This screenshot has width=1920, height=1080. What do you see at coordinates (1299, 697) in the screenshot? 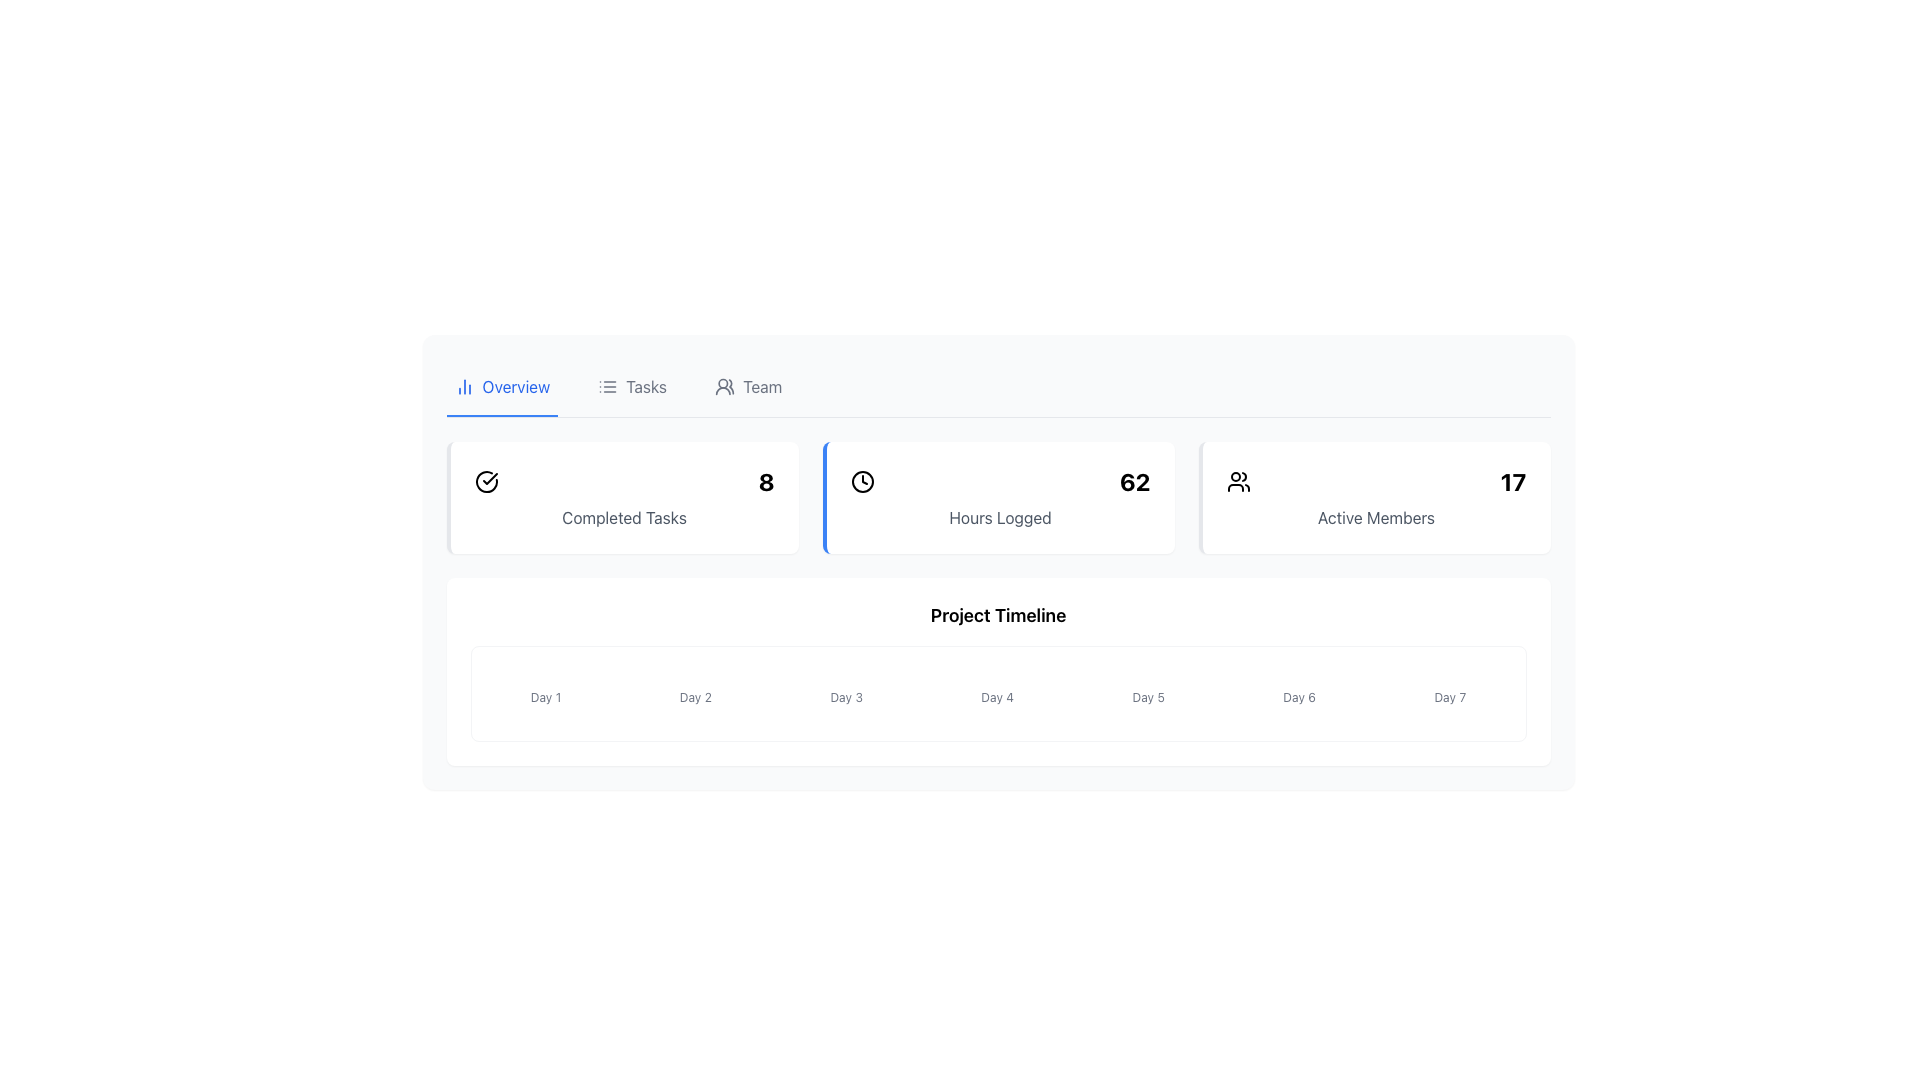
I see `the text label displaying 'Day 6' in gray font, which is part of the Project Timeline section between 'Day 5' and 'Day 7'` at bounding box center [1299, 697].